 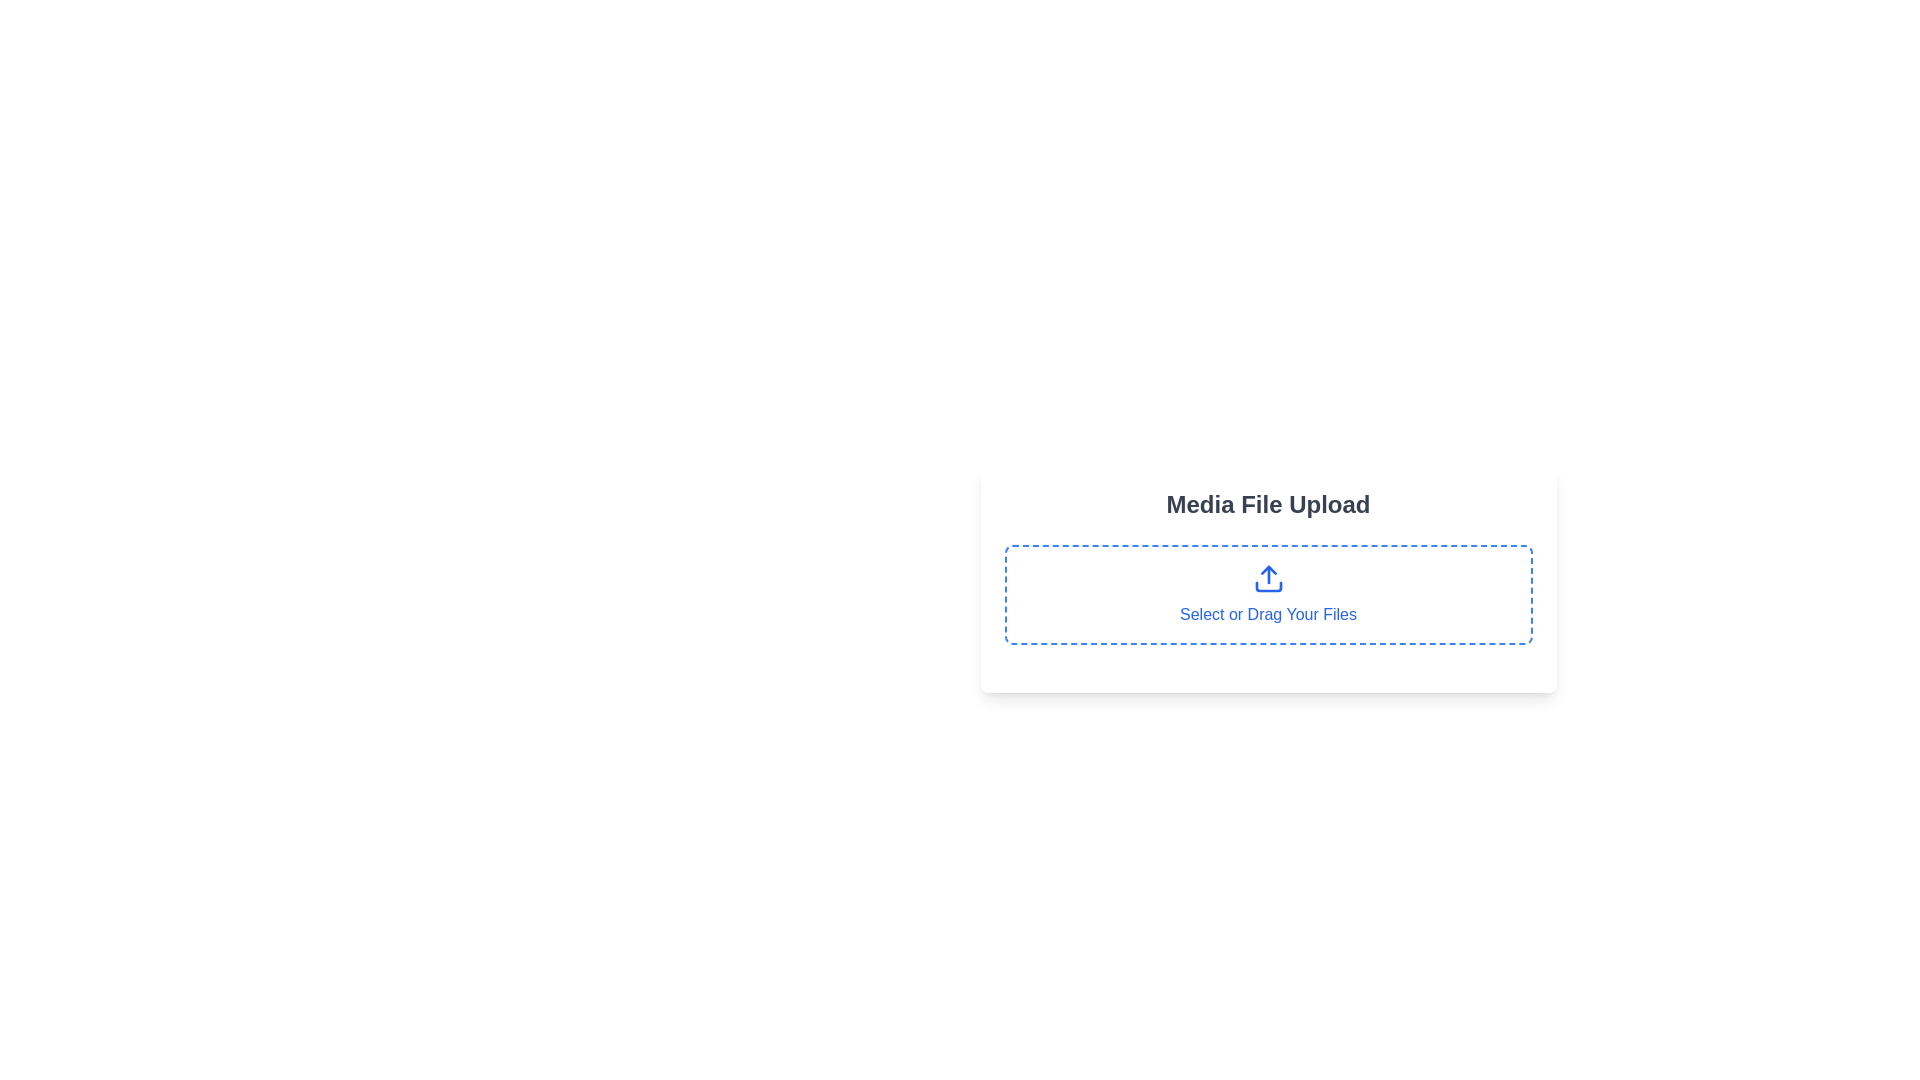 What do you see at coordinates (1267, 578) in the screenshot?
I see `the file upload icon located at the center of the bordered dashed rectangle titled 'Select or Drag Your Files'` at bounding box center [1267, 578].